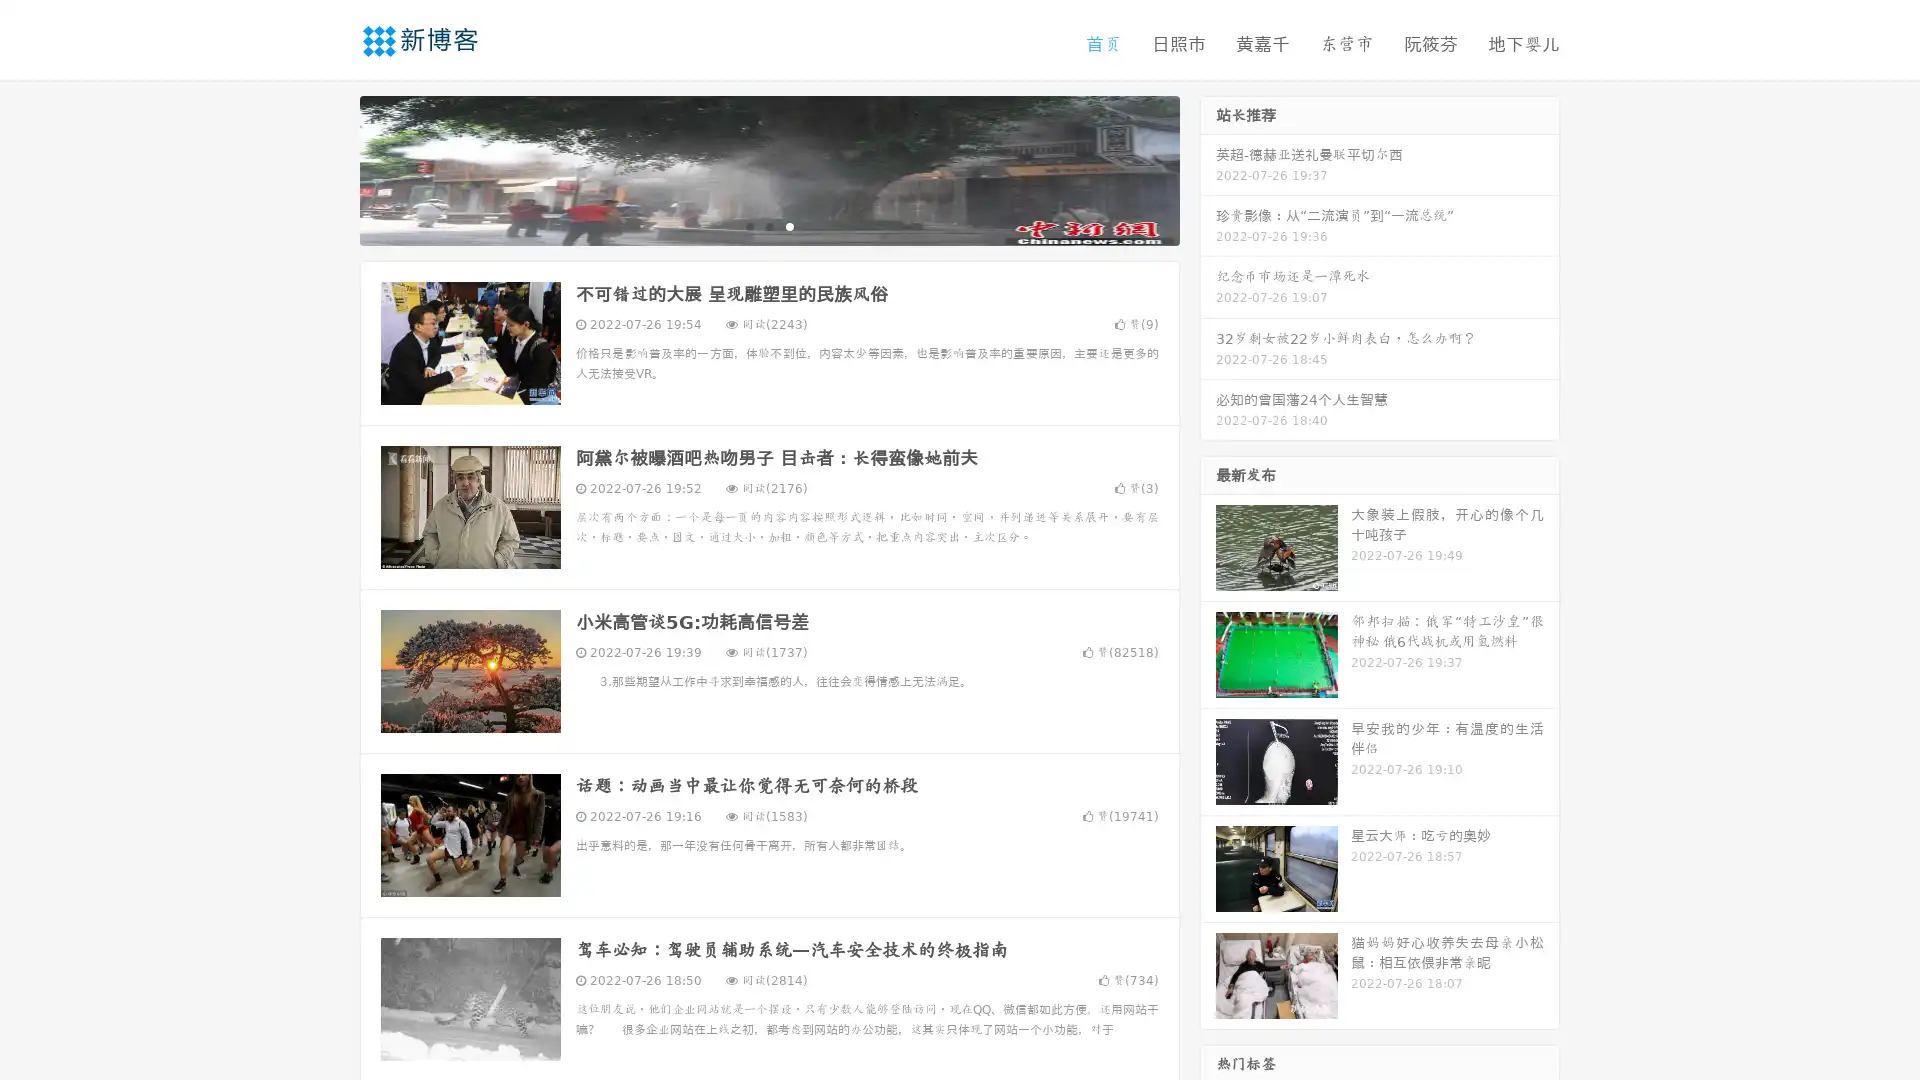 This screenshot has height=1080, width=1920. I want to click on Go to slide 3, so click(789, 225).